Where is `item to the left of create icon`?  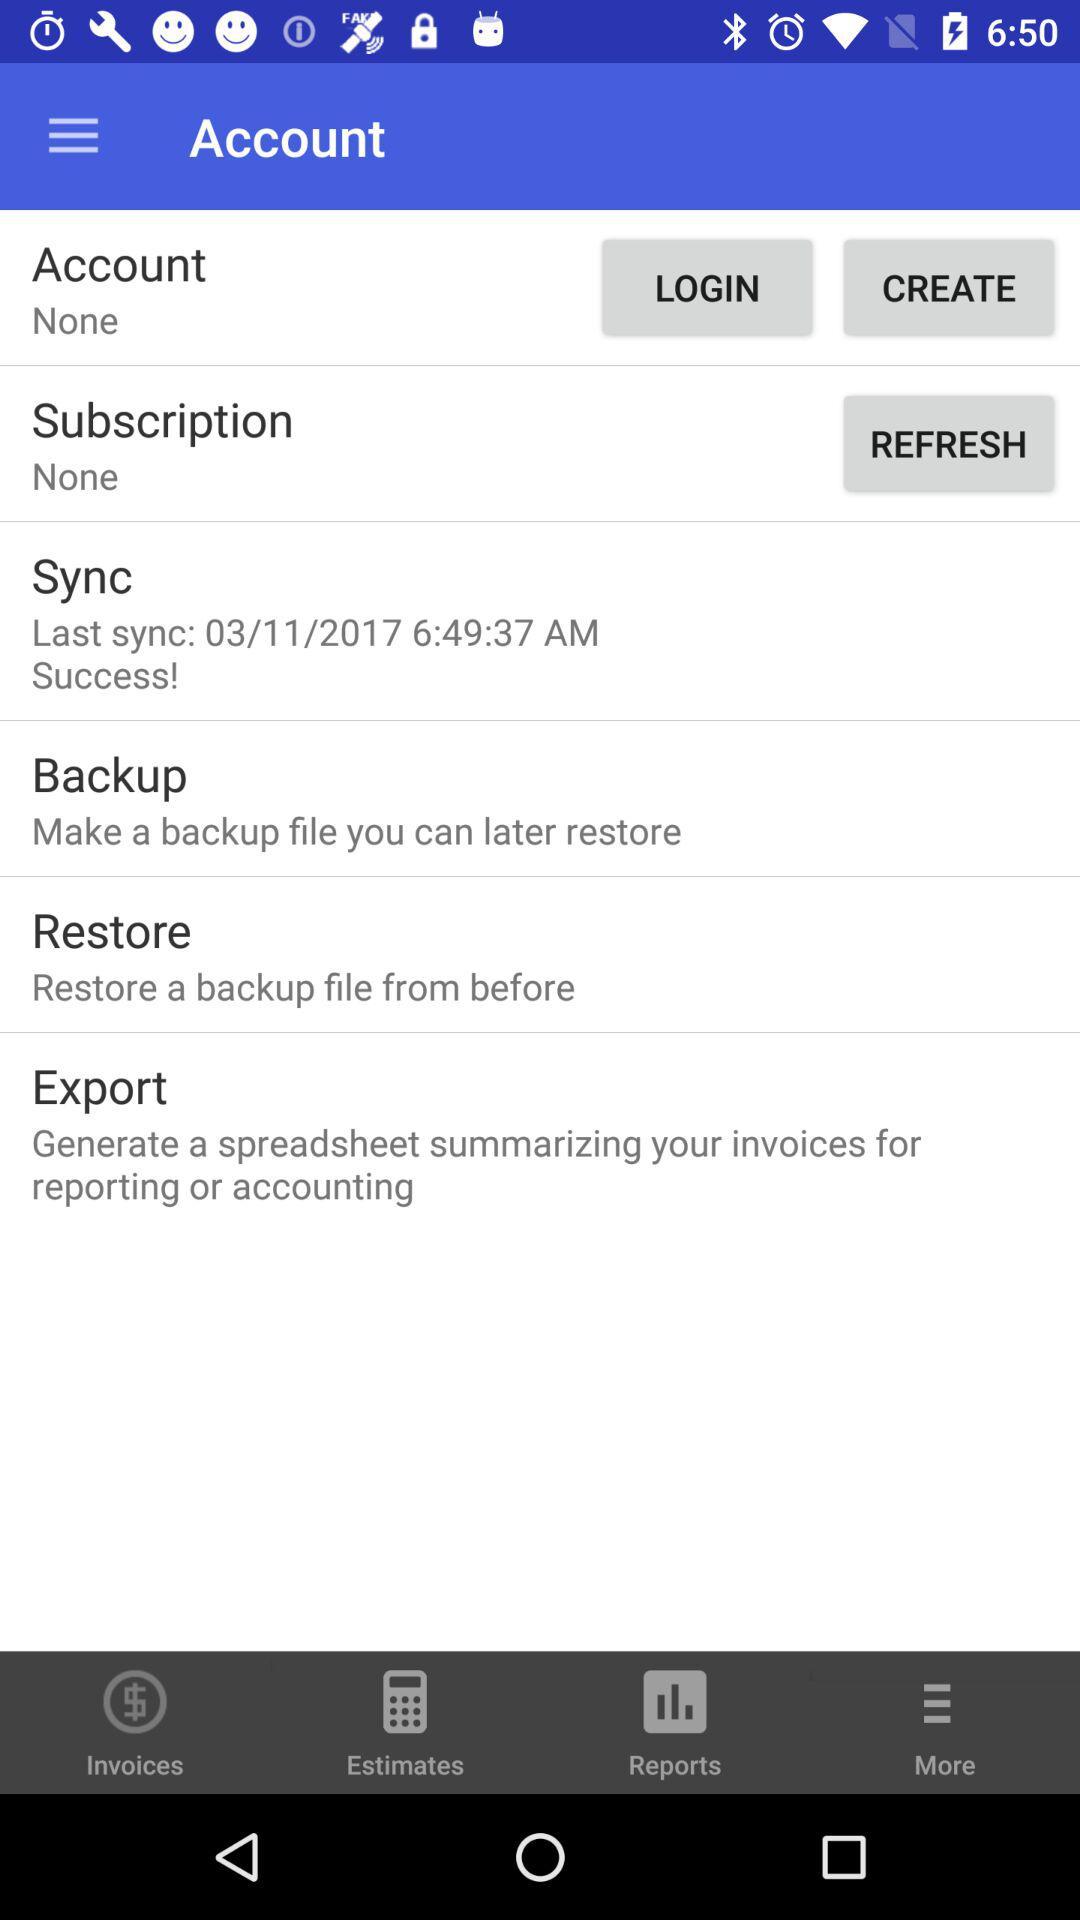 item to the left of create icon is located at coordinates (706, 286).